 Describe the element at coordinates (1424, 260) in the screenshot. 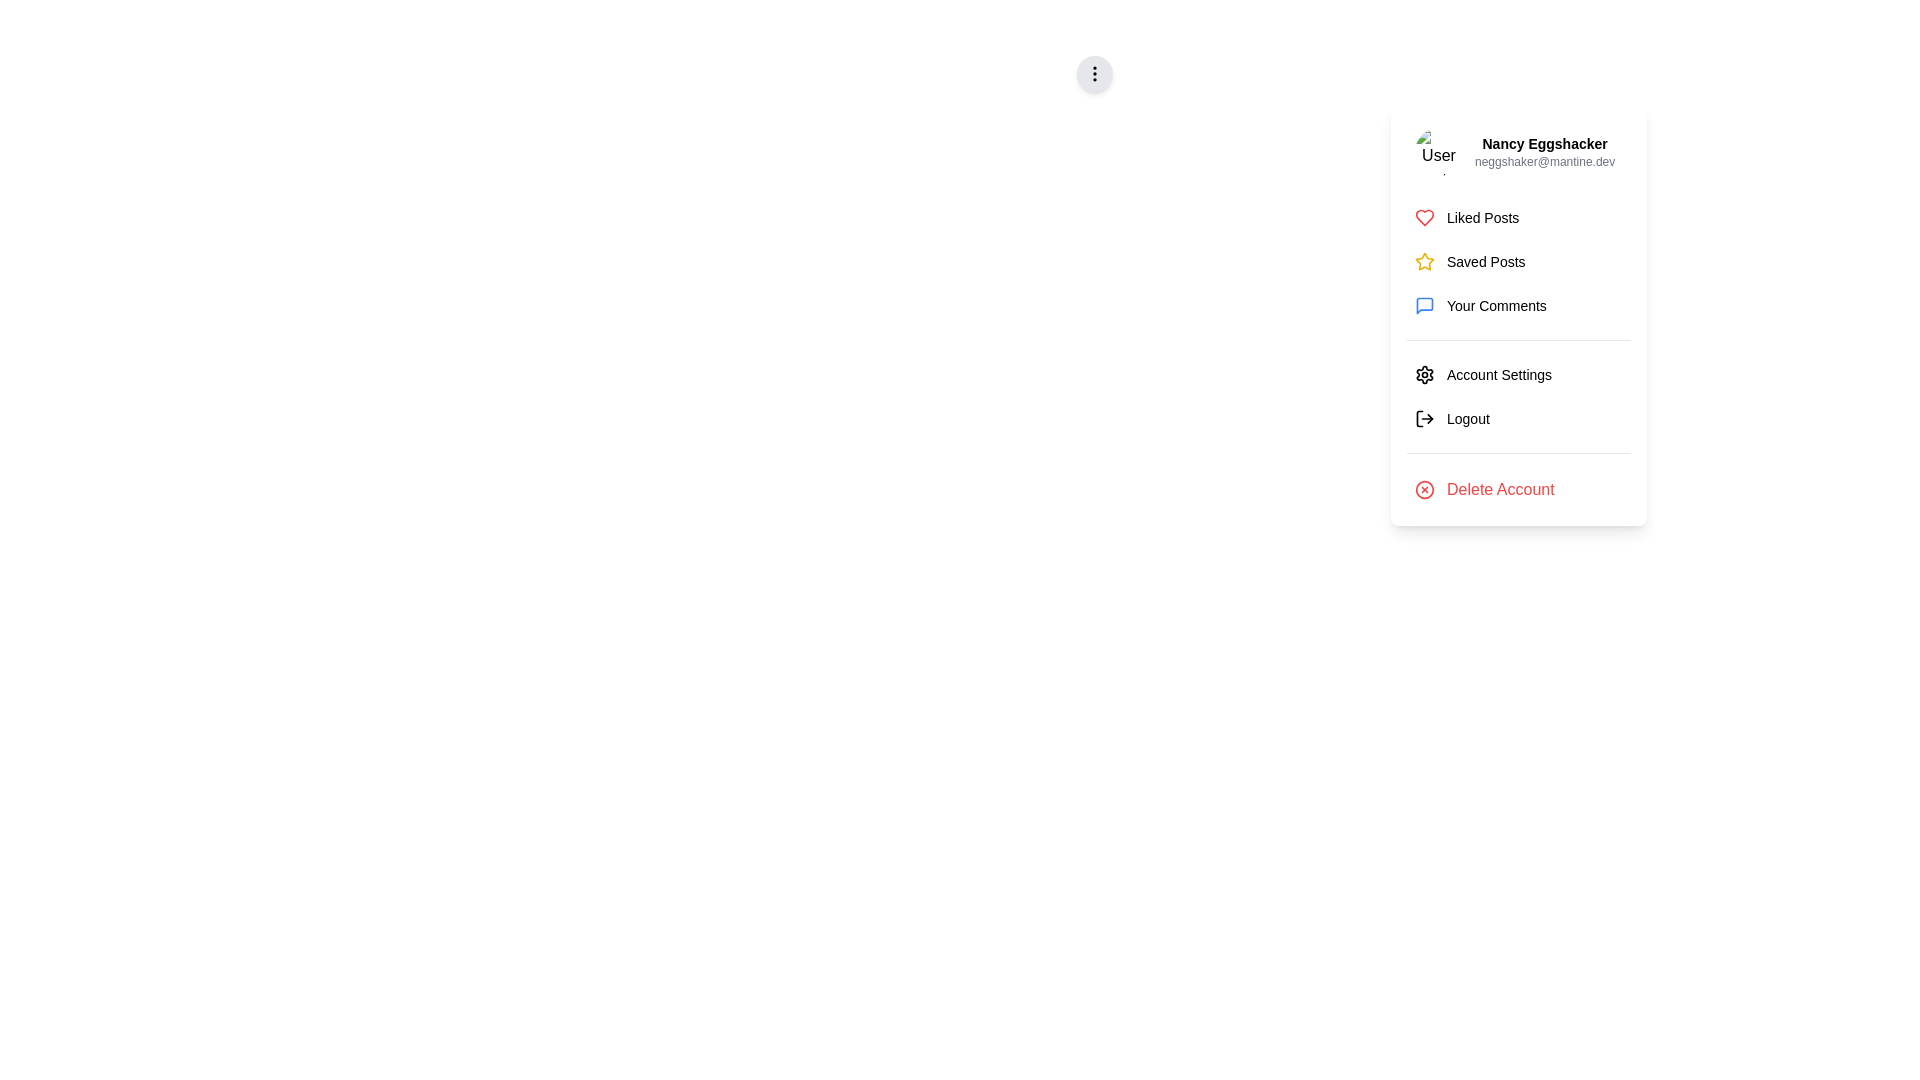

I see `the five-pointed star icon with hollow edges and a yellow perimeter, which is part of the 'Saved Posts' option in the right-side menu card` at that location.